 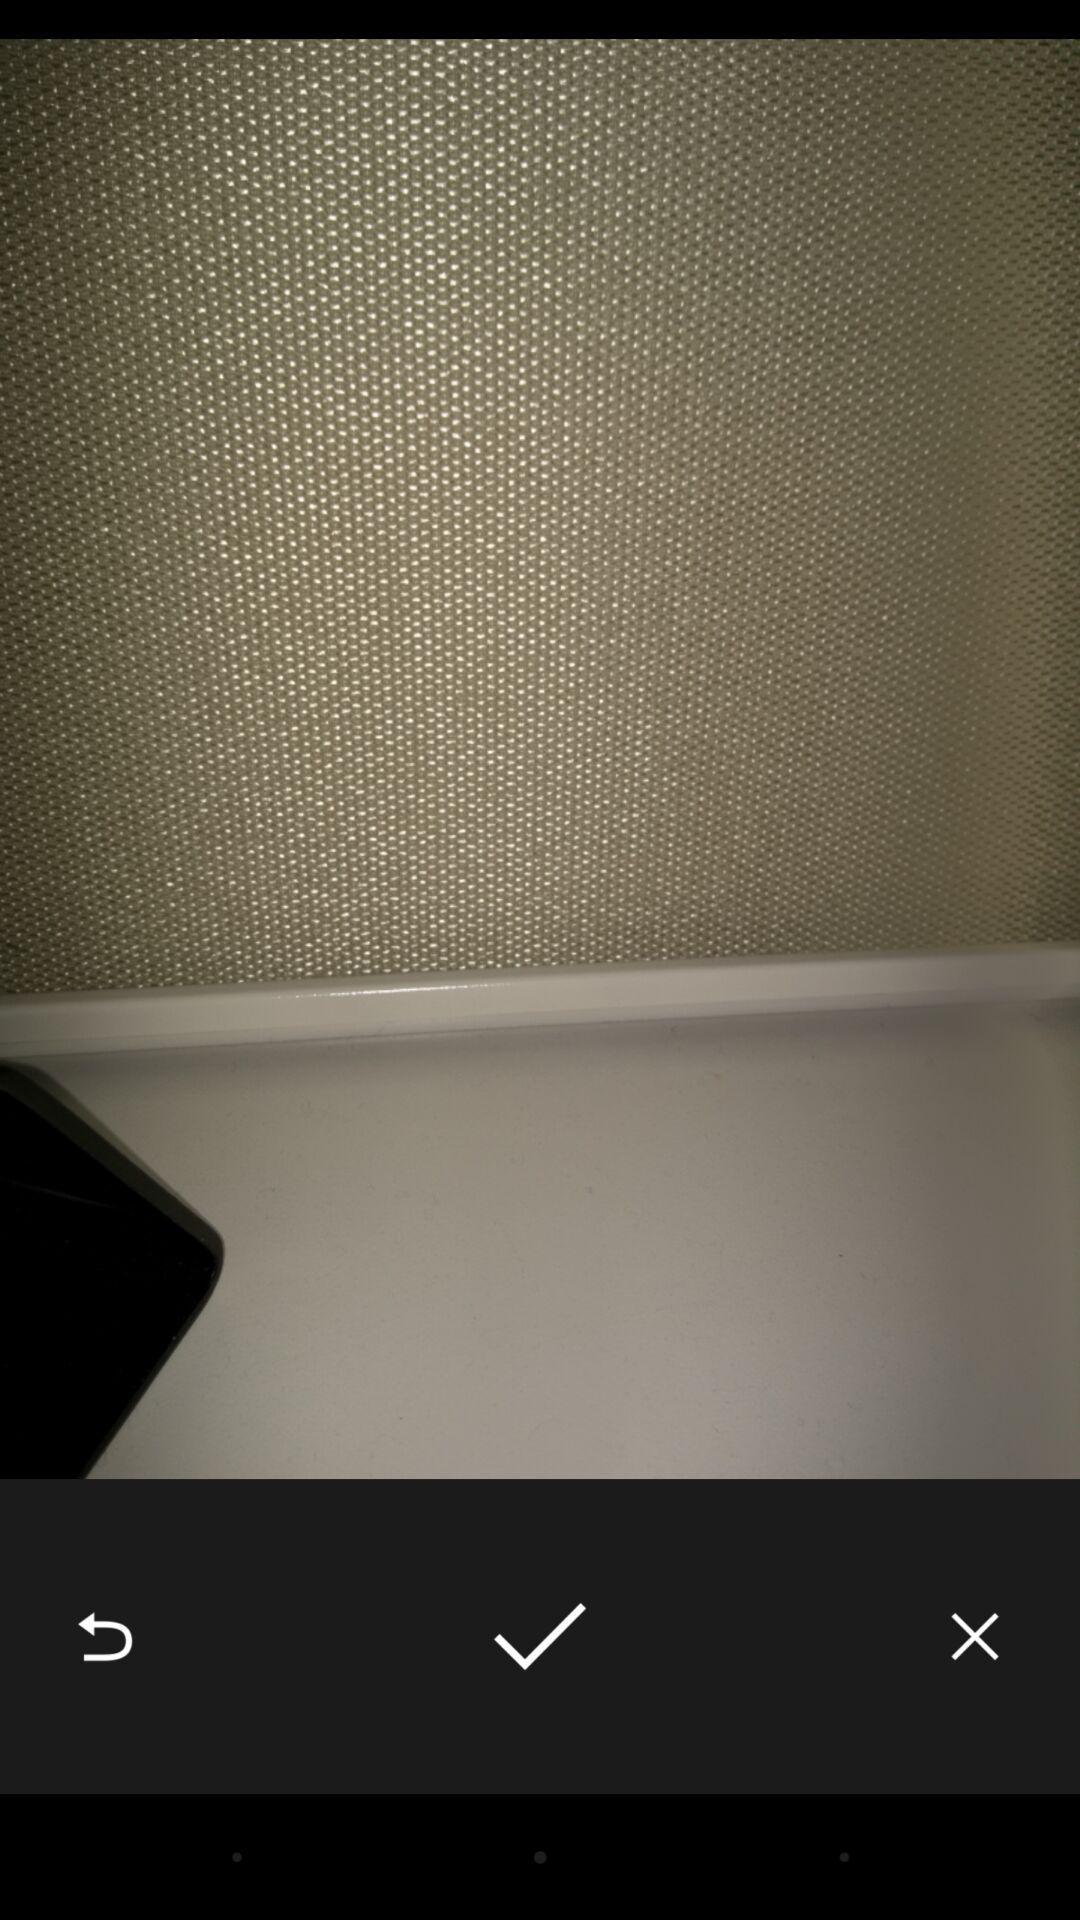 I want to click on the item at the bottom right corner, so click(x=974, y=1636).